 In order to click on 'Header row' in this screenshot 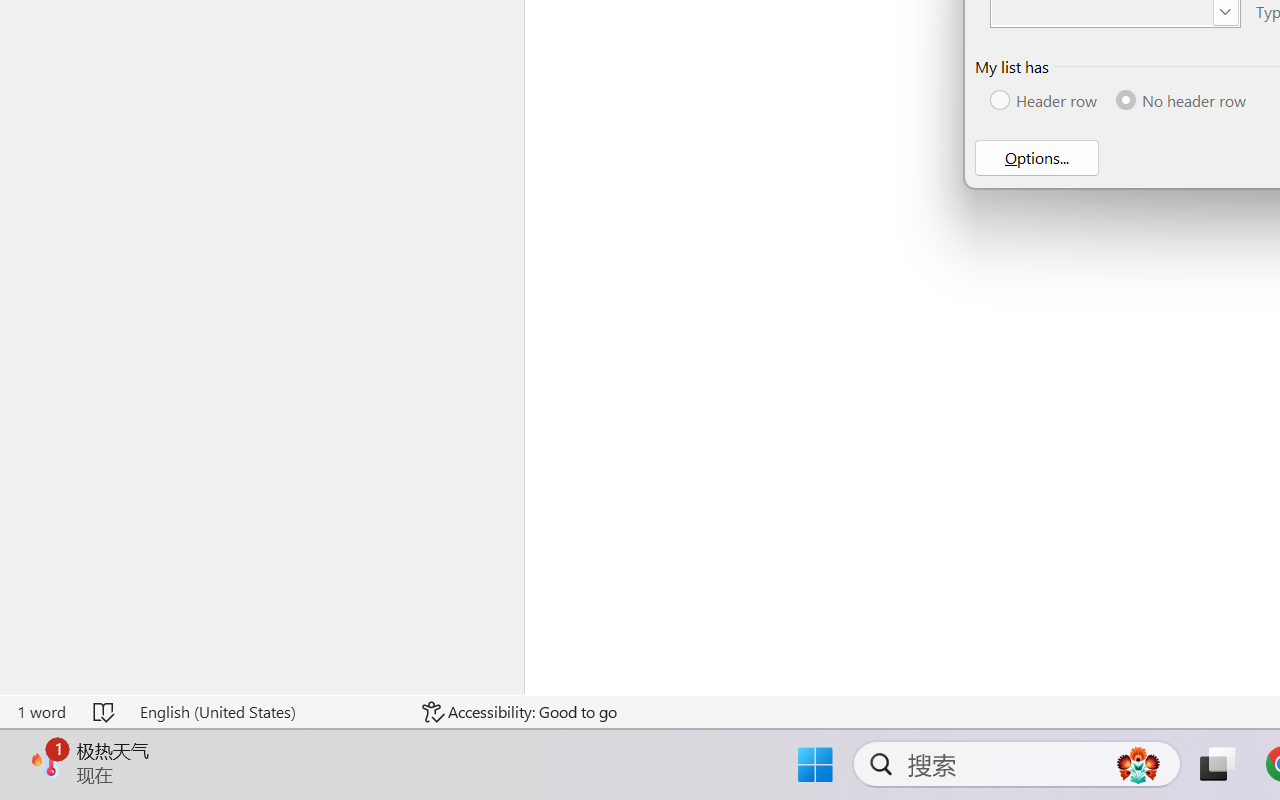, I will do `click(1044, 100)`.